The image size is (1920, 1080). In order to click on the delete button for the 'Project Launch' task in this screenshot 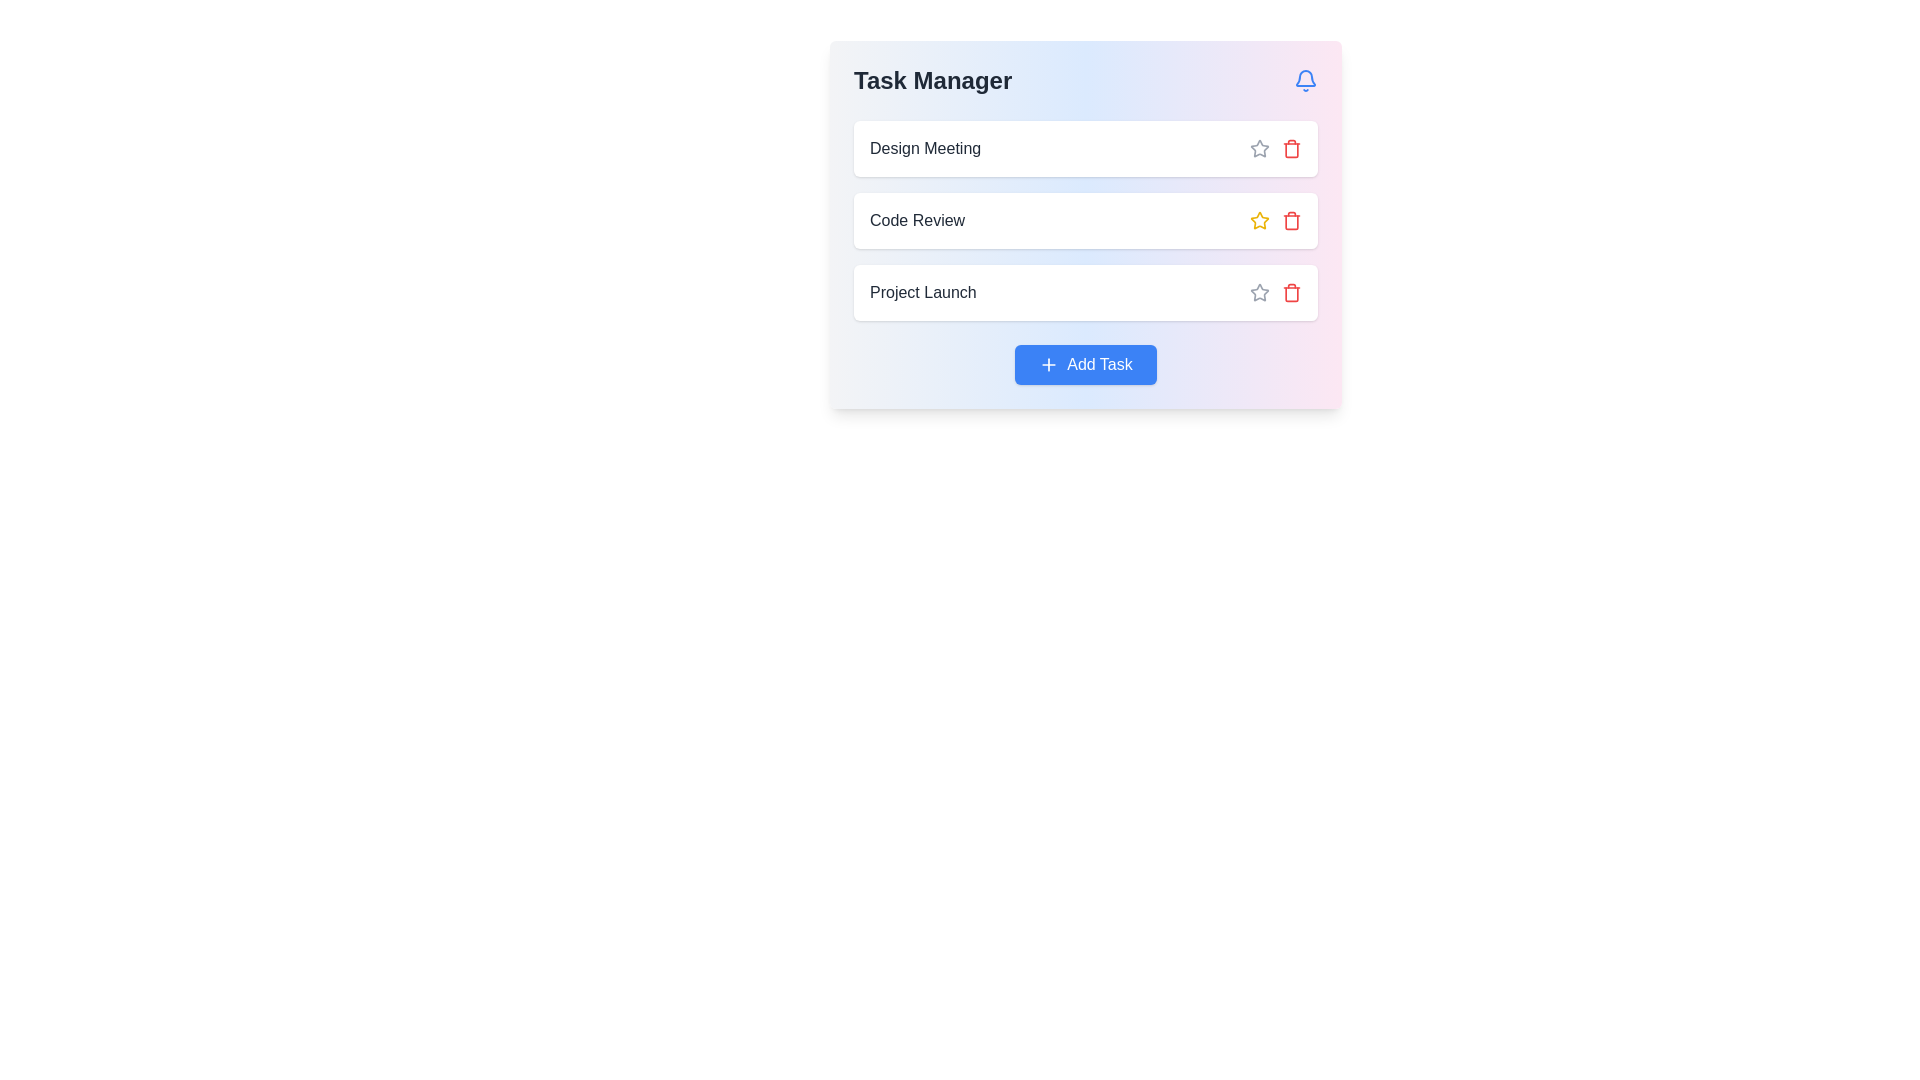, I will do `click(1291, 293)`.